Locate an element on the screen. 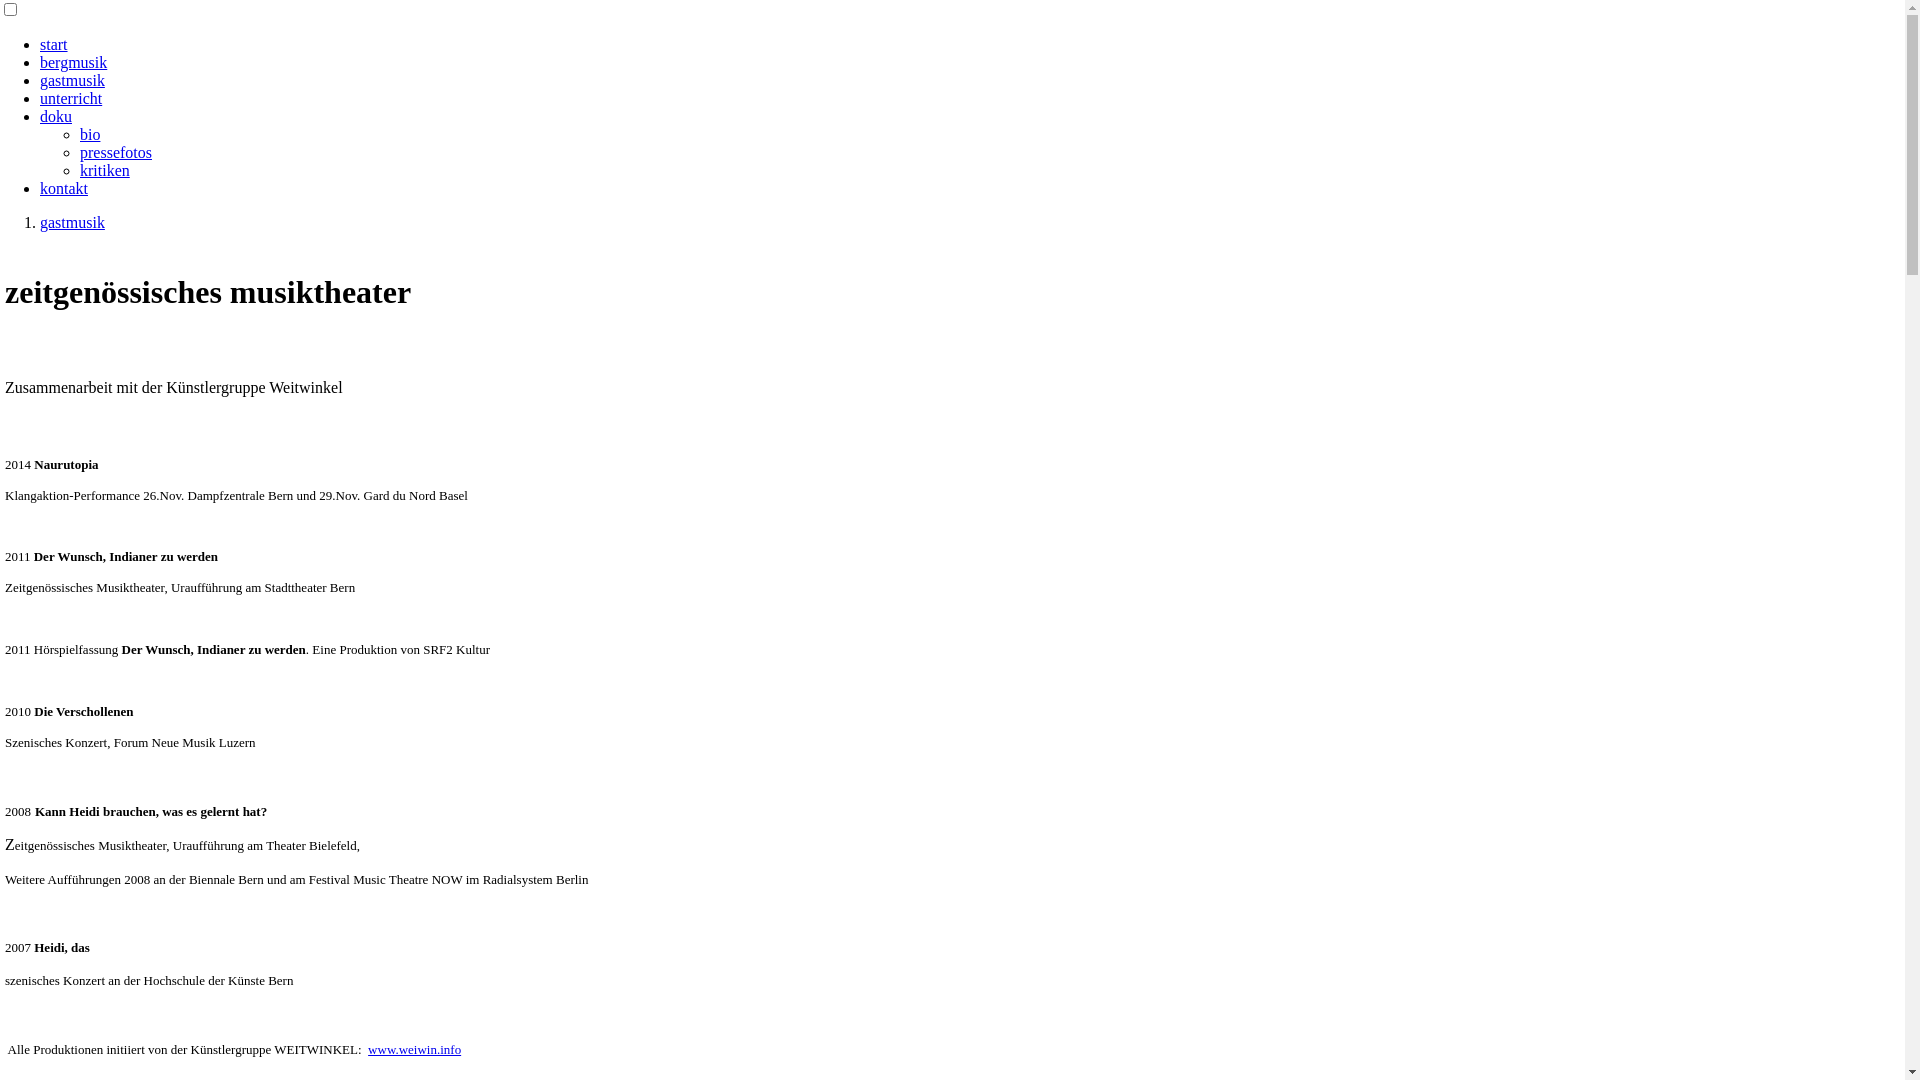 The height and width of the screenshot is (1080, 1920). 'bio' is located at coordinates (80, 134).